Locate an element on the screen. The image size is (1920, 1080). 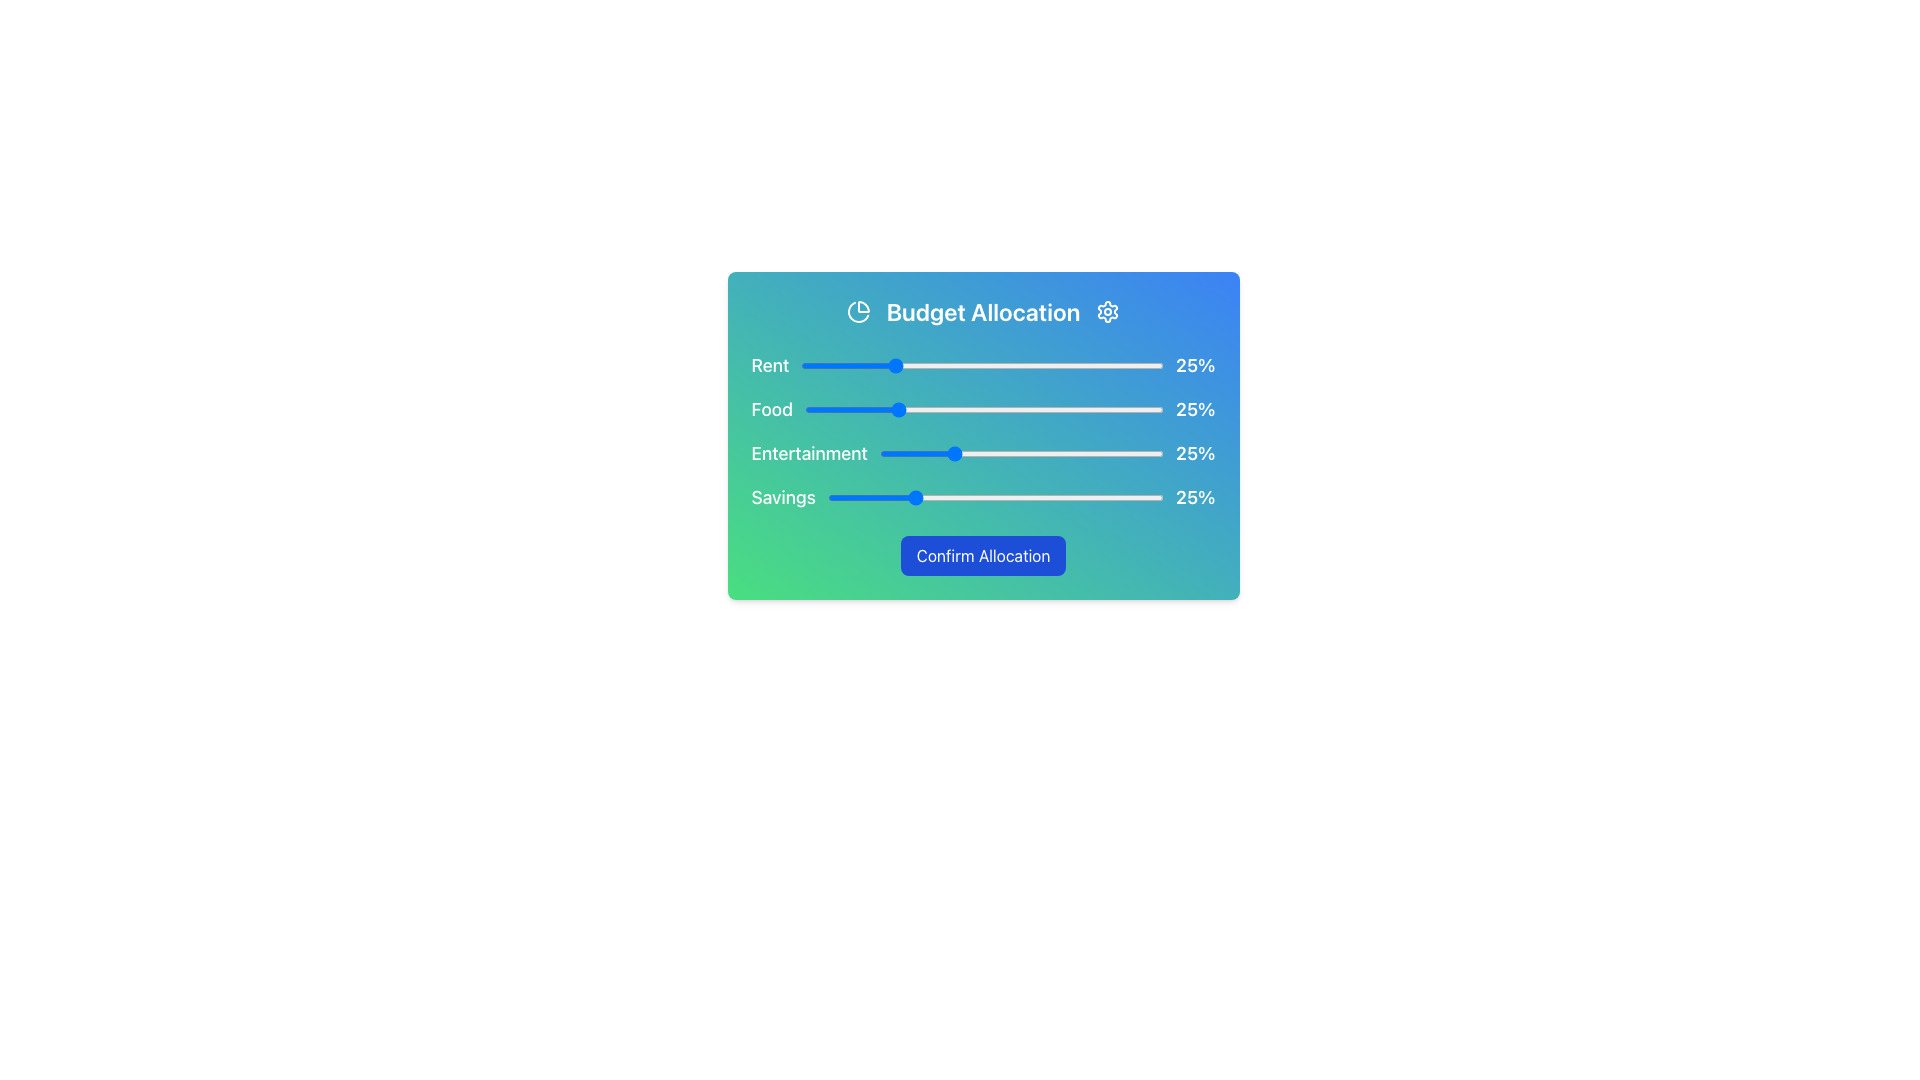
and drag the blue knob of the range slider located between the label 'Savings' and the percentage value '25%' to adjust the value is located at coordinates (995, 496).